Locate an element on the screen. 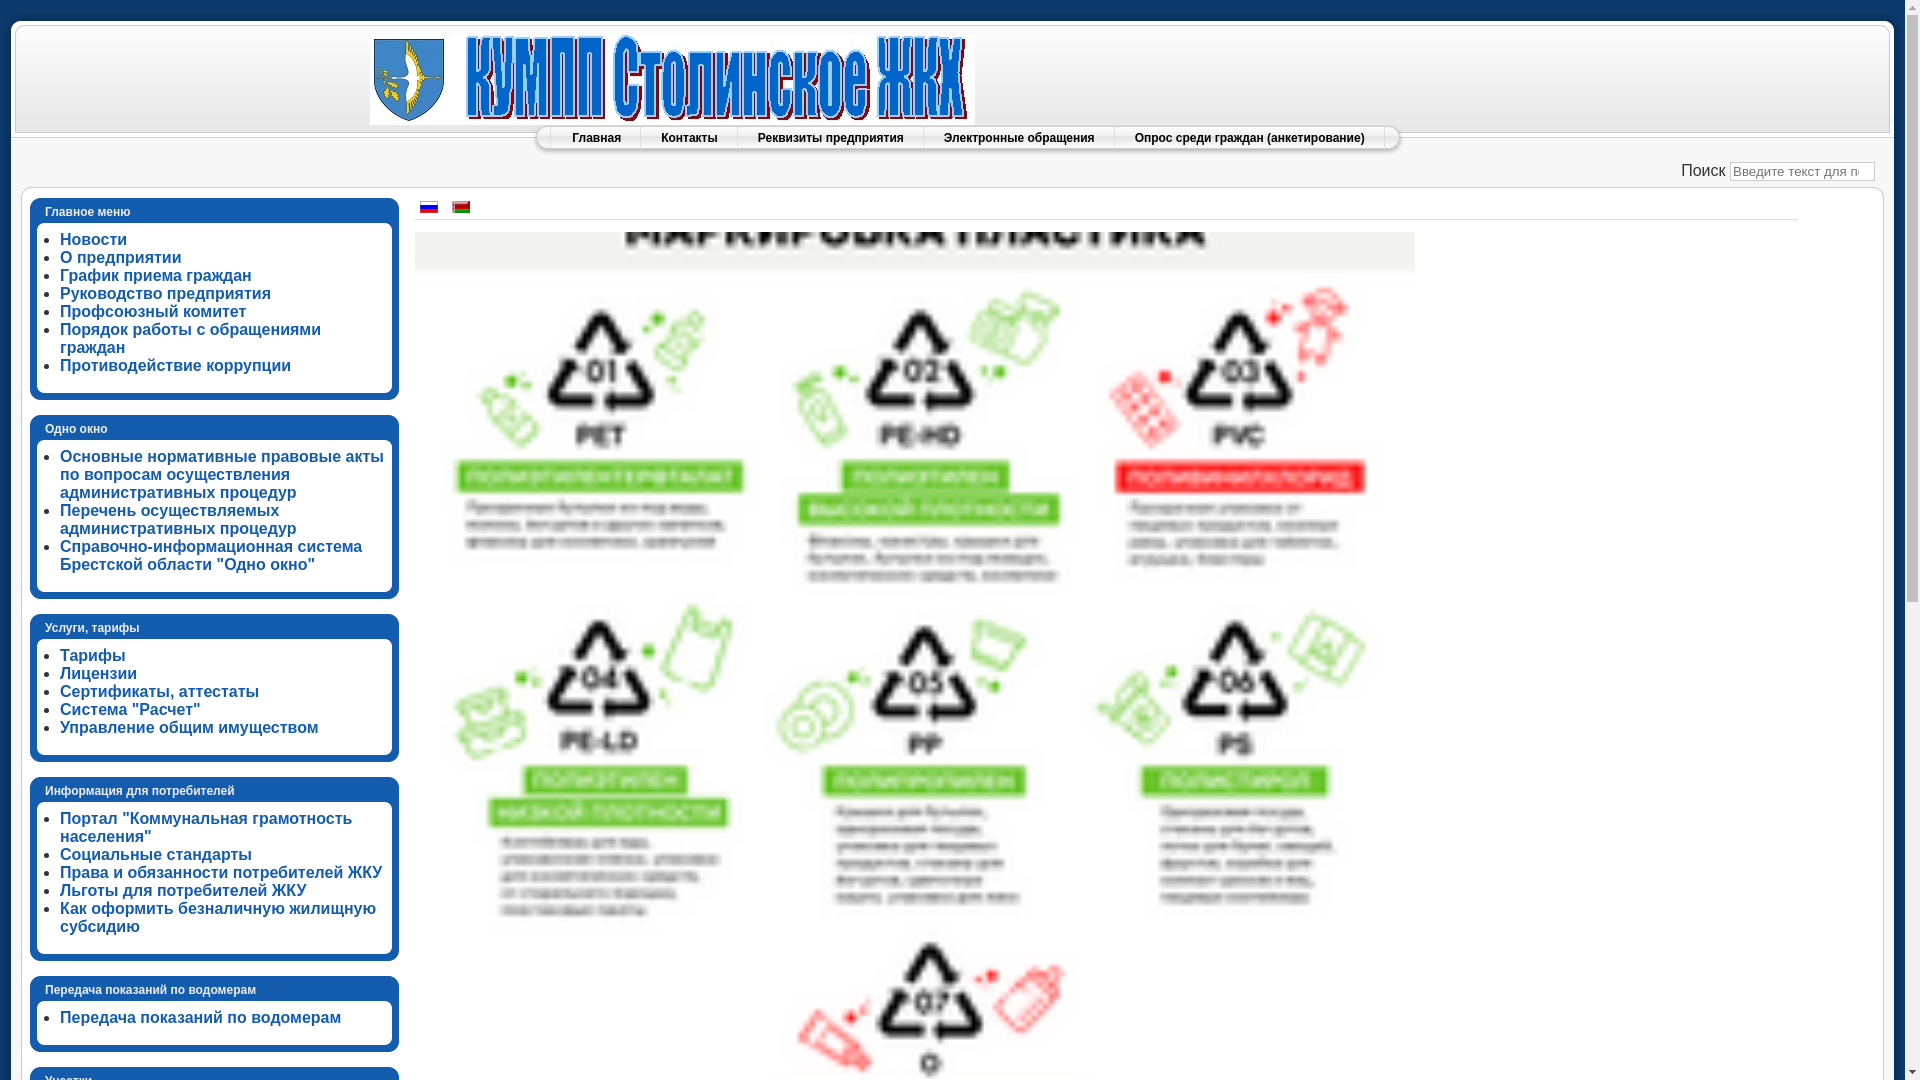 The height and width of the screenshot is (1080, 1920). 'Belarusian (be-BY)' is located at coordinates (459, 207).